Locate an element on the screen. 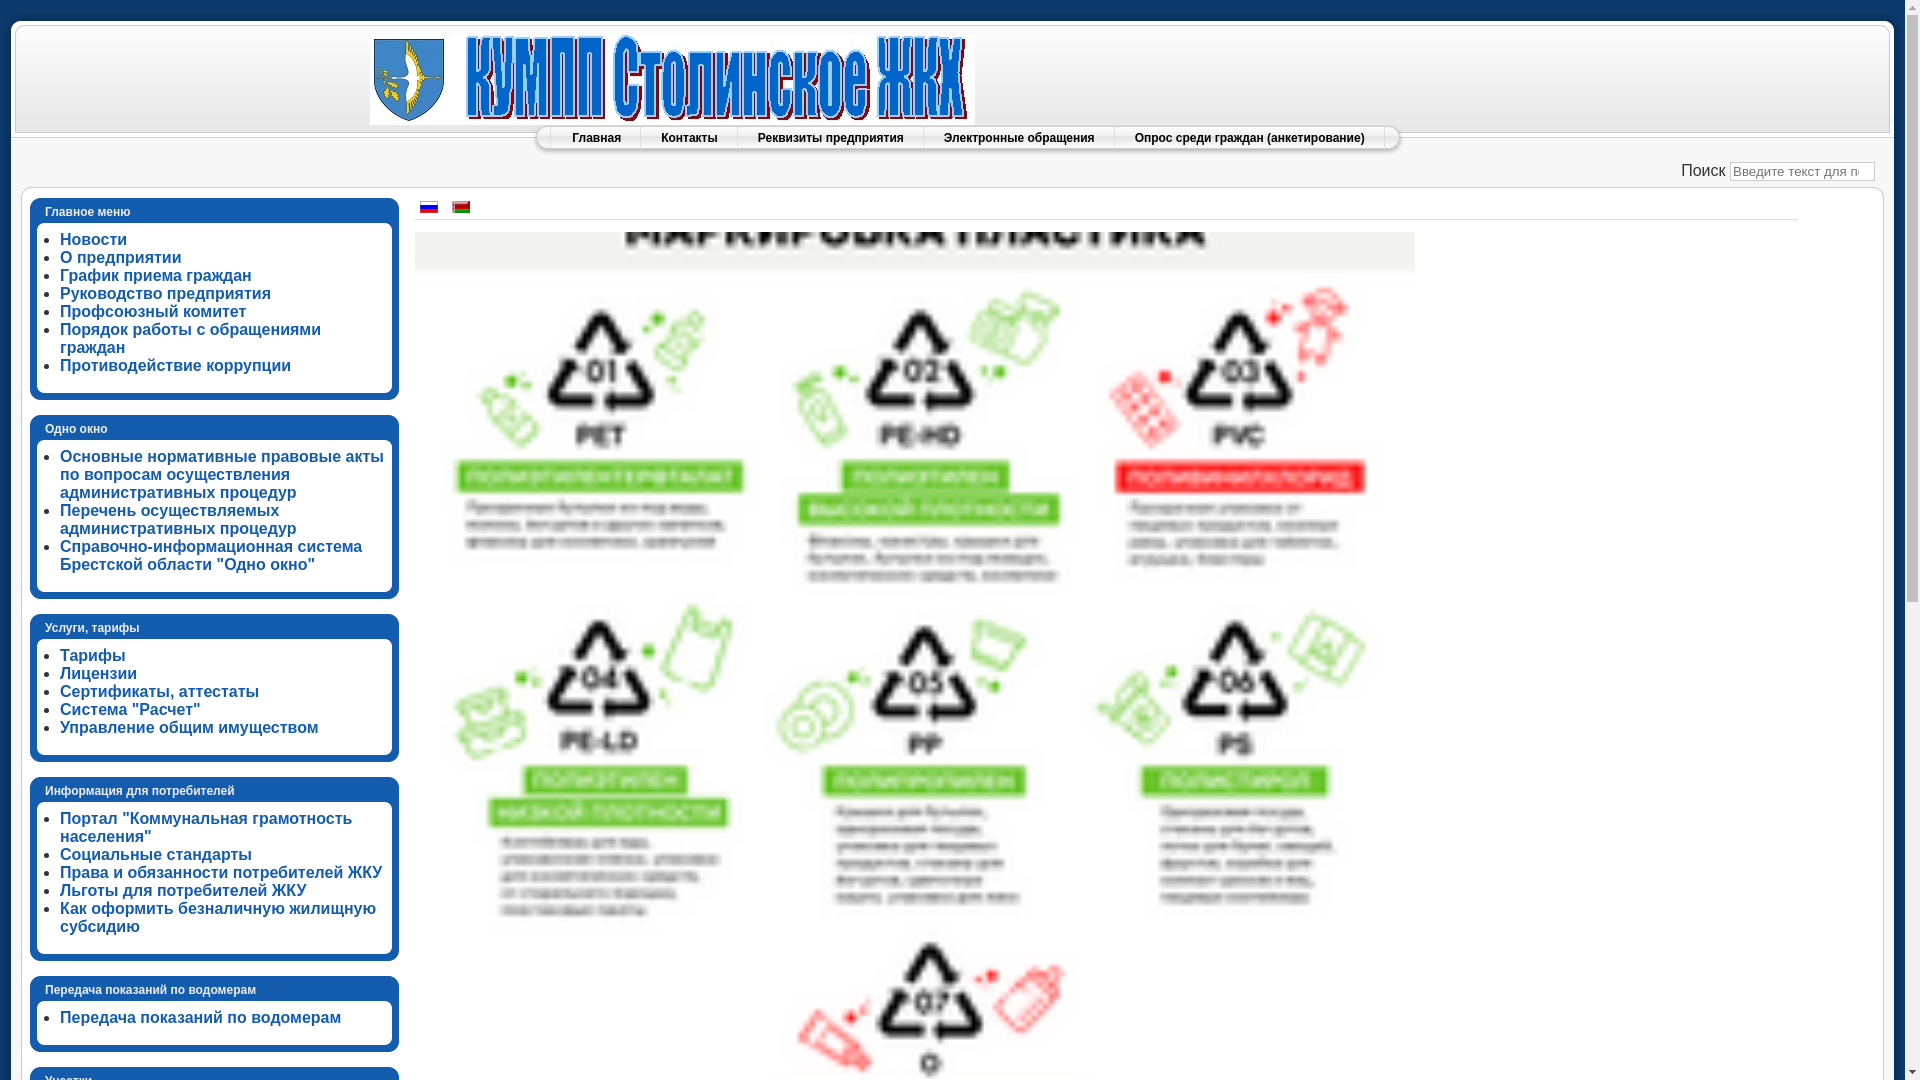 The height and width of the screenshot is (1080, 1920). 'Belarusian (be-BY)' is located at coordinates (459, 207).